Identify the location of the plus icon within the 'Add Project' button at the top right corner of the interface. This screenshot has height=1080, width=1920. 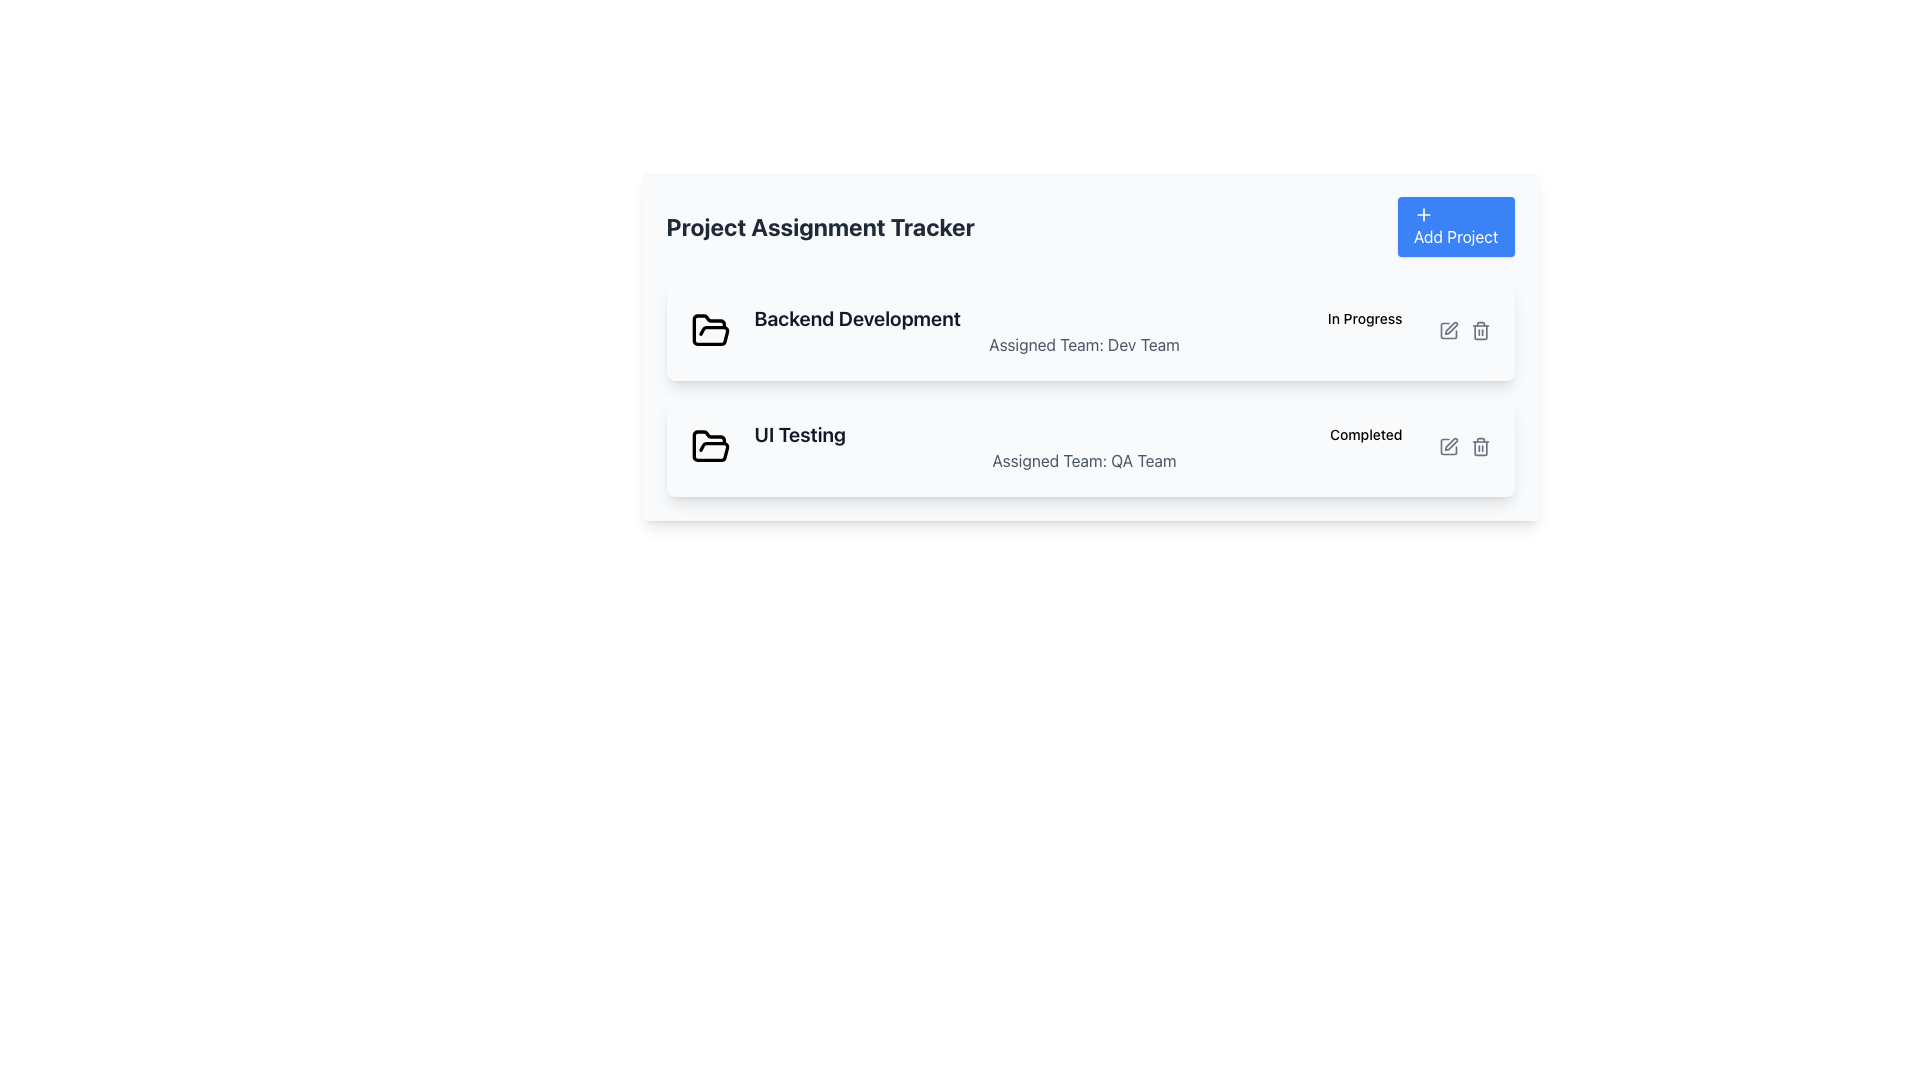
(1423, 215).